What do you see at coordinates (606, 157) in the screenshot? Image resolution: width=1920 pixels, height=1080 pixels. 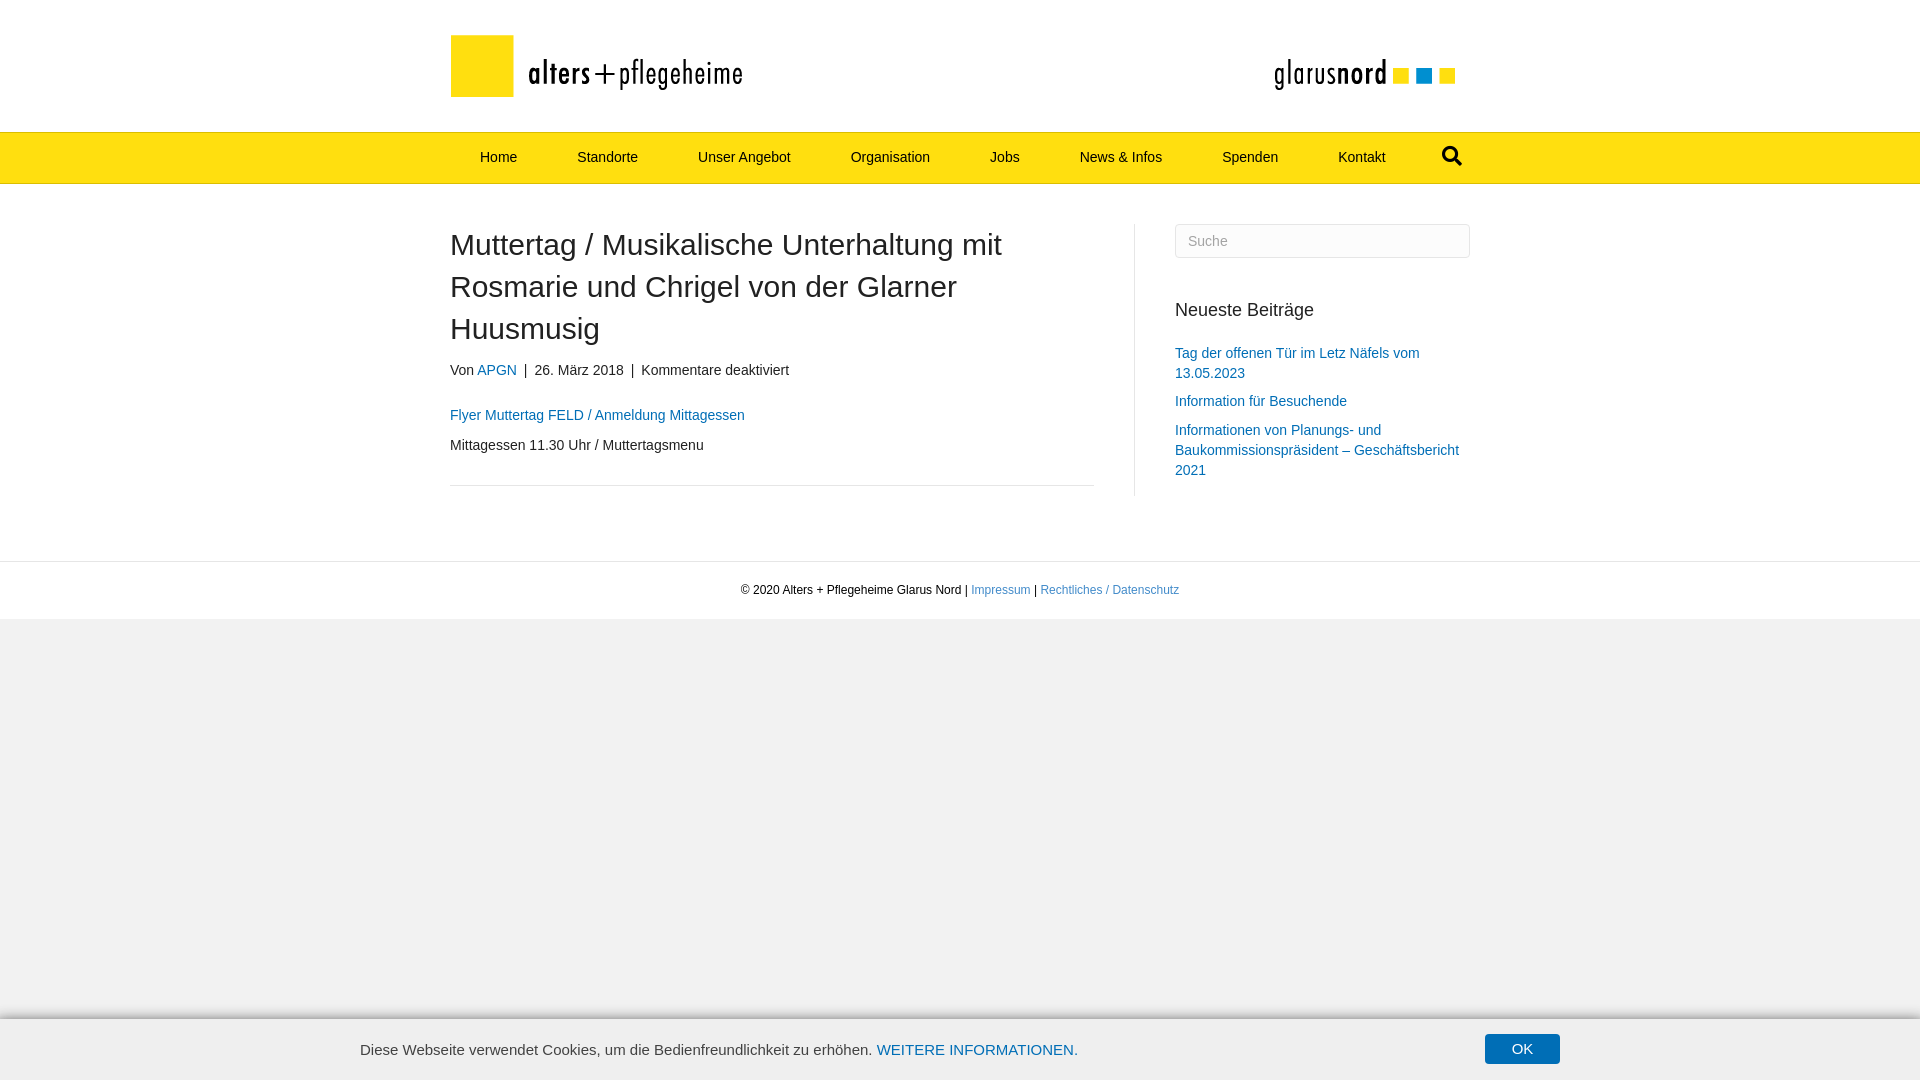 I see `'Standorte'` at bounding box center [606, 157].